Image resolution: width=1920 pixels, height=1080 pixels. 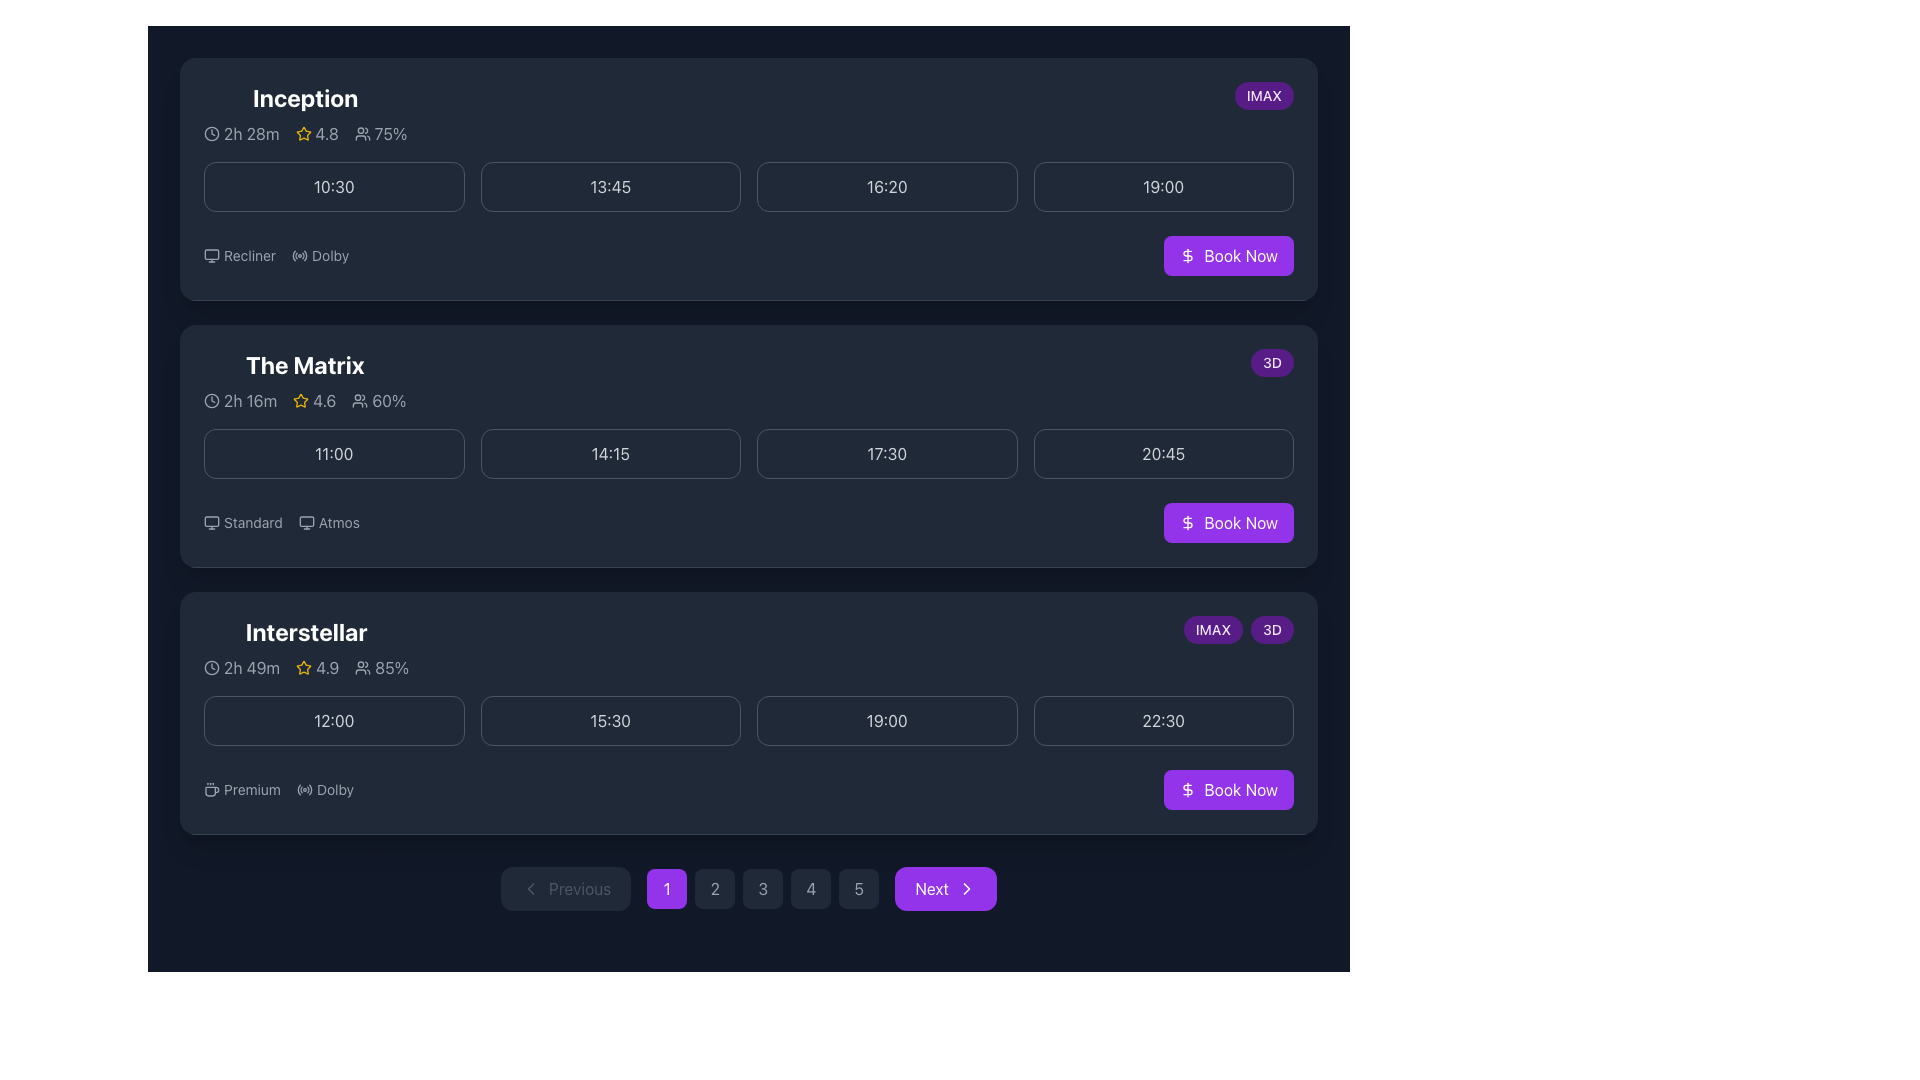 What do you see at coordinates (211, 667) in the screenshot?
I see `the clock-like icon representing the duration of the movie 'Interstellar', located in the description area of the third movie block` at bounding box center [211, 667].